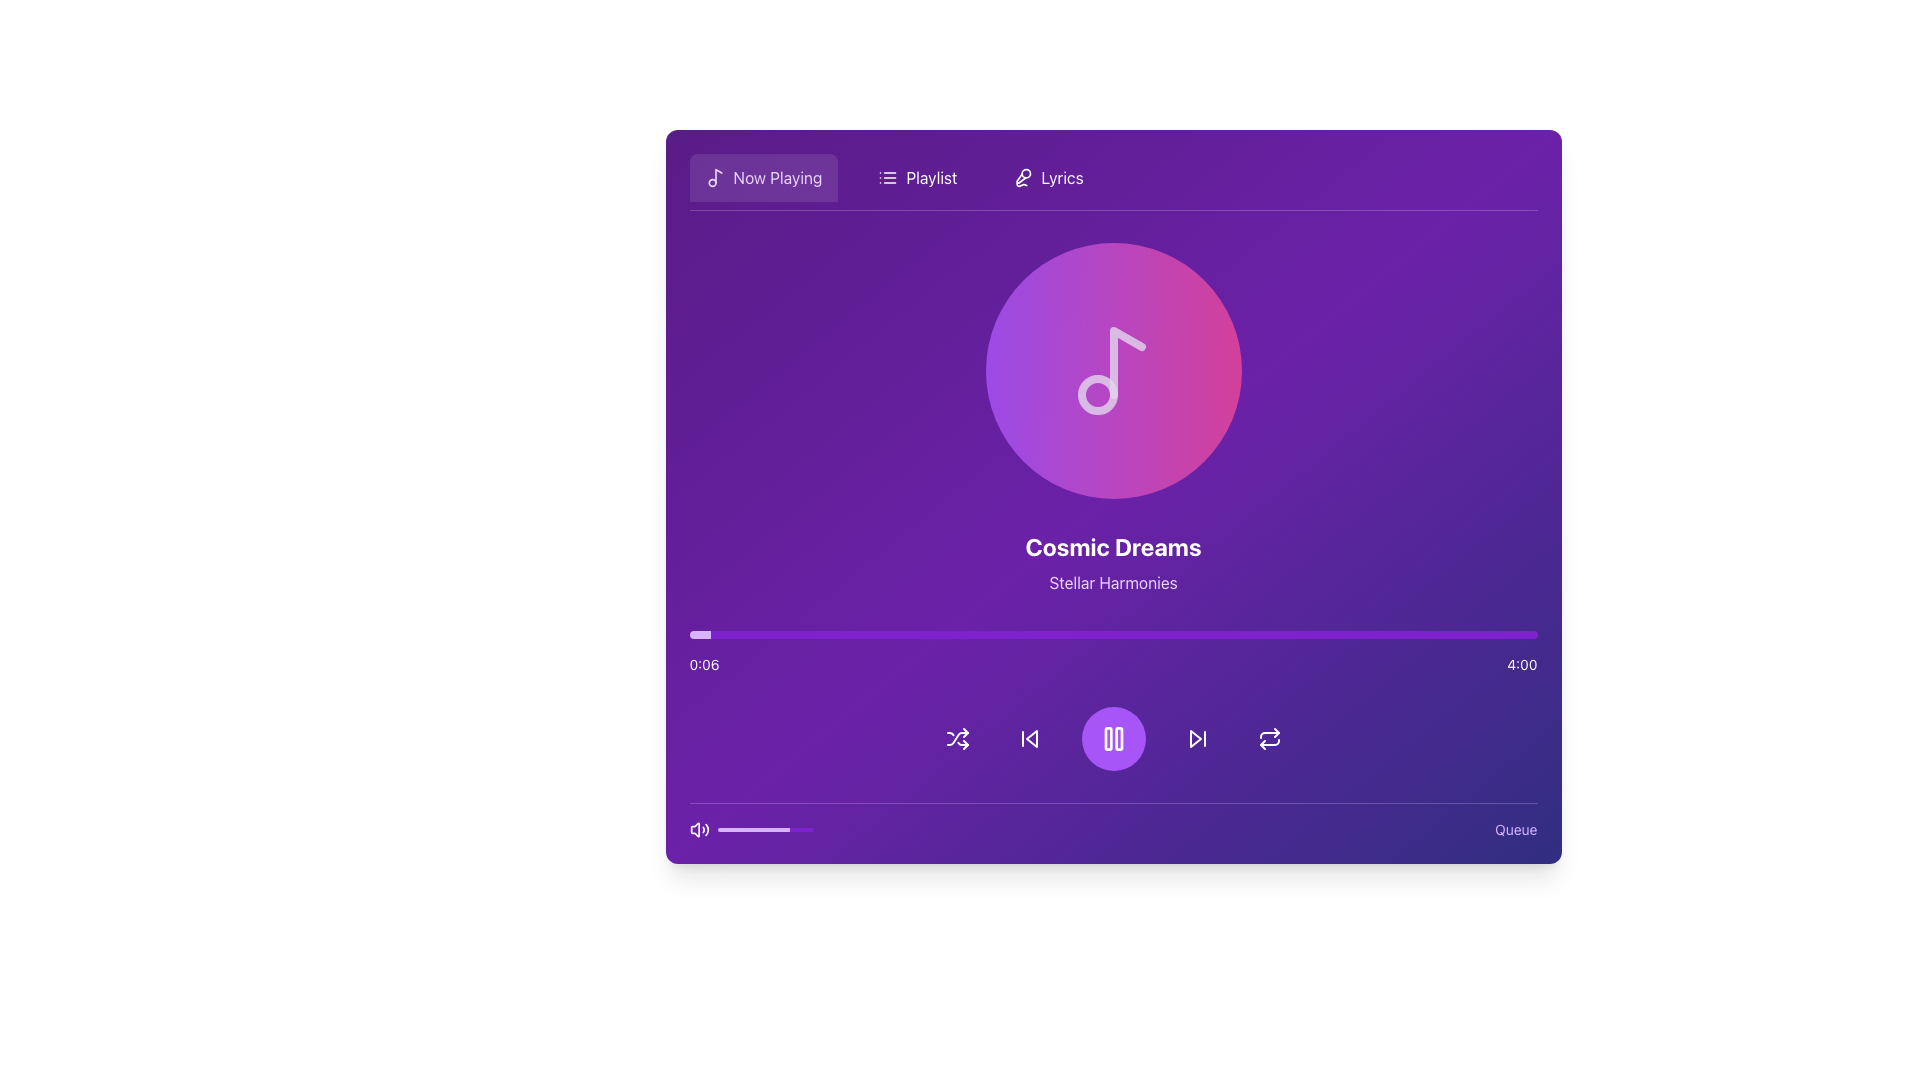 The height and width of the screenshot is (1080, 1920). What do you see at coordinates (1198, 635) in the screenshot?
I see `playback progress` at bounding box center [1198, 635].